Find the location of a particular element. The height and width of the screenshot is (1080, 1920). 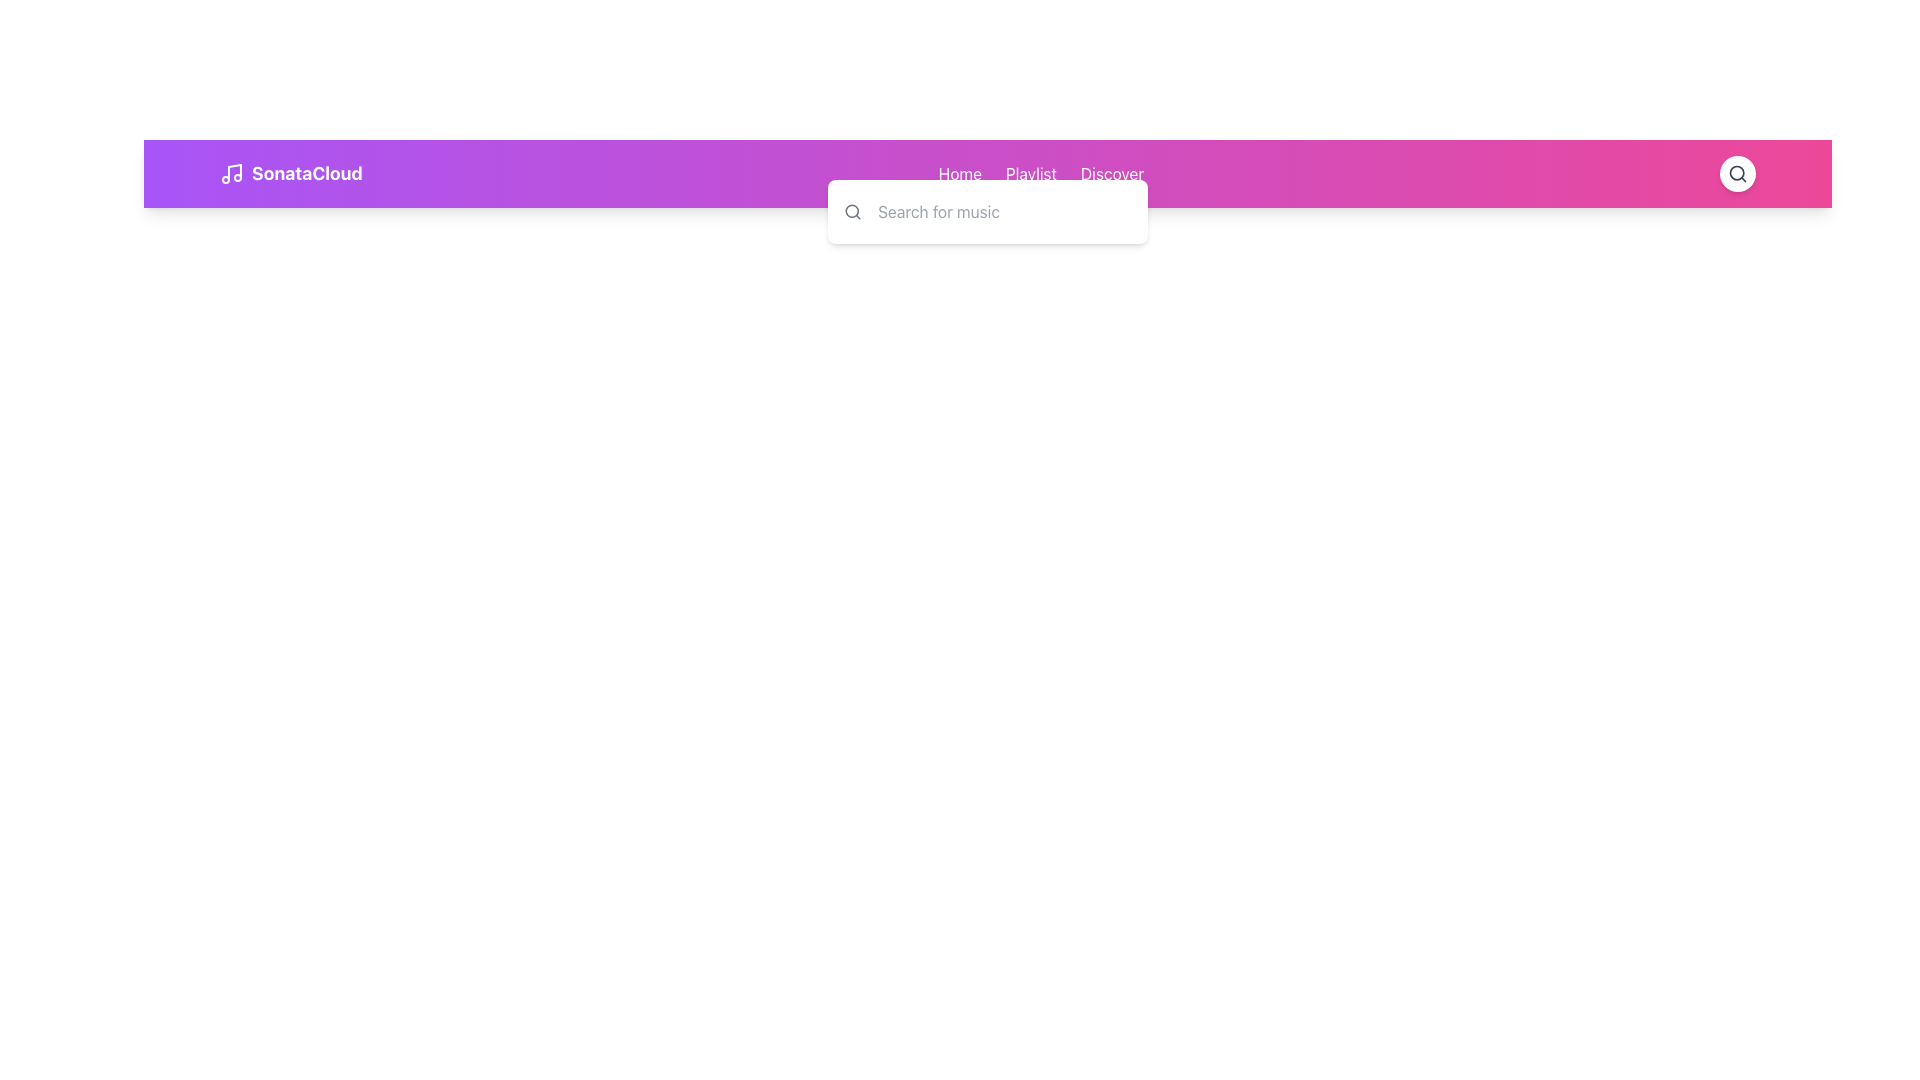

the Search bar, which is a white rectangular box with rounded corners and a search icon is located at coordinates (988, 212).